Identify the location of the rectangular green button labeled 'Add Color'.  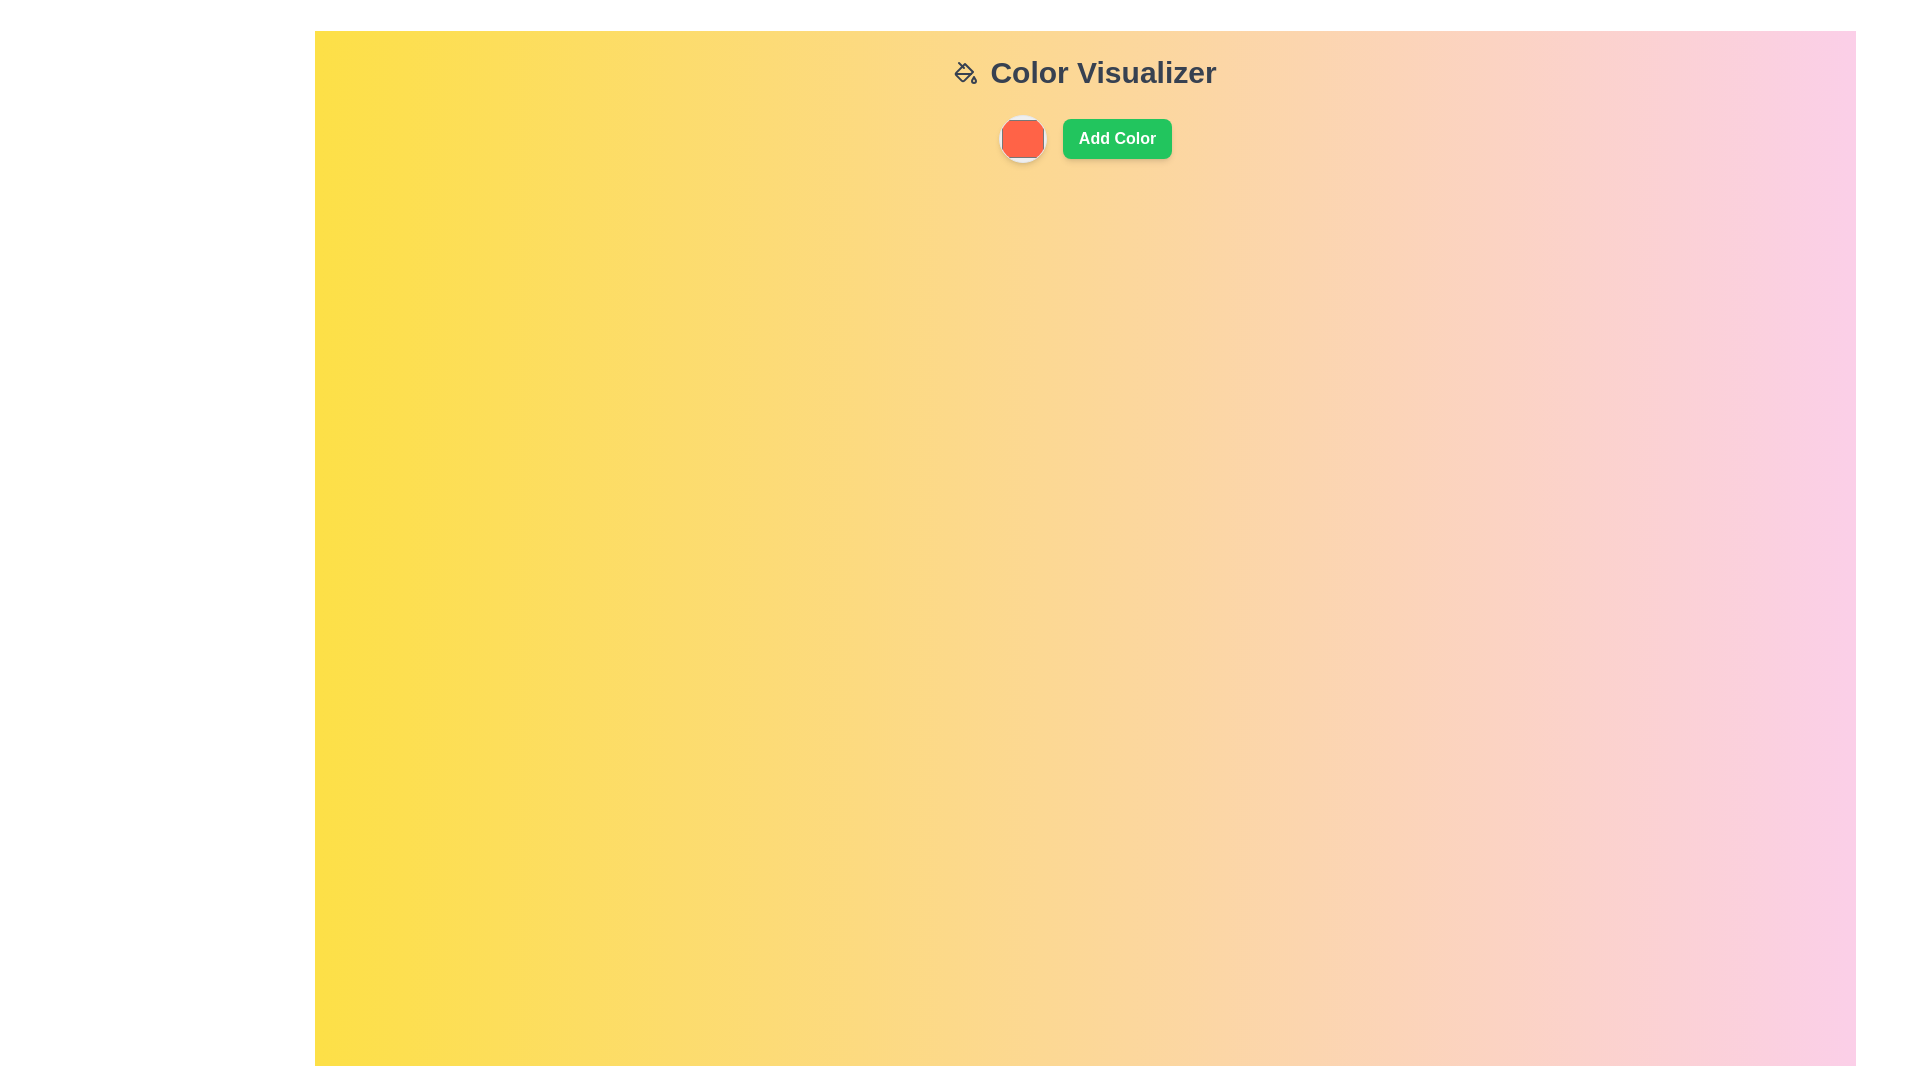
(1116, 137).